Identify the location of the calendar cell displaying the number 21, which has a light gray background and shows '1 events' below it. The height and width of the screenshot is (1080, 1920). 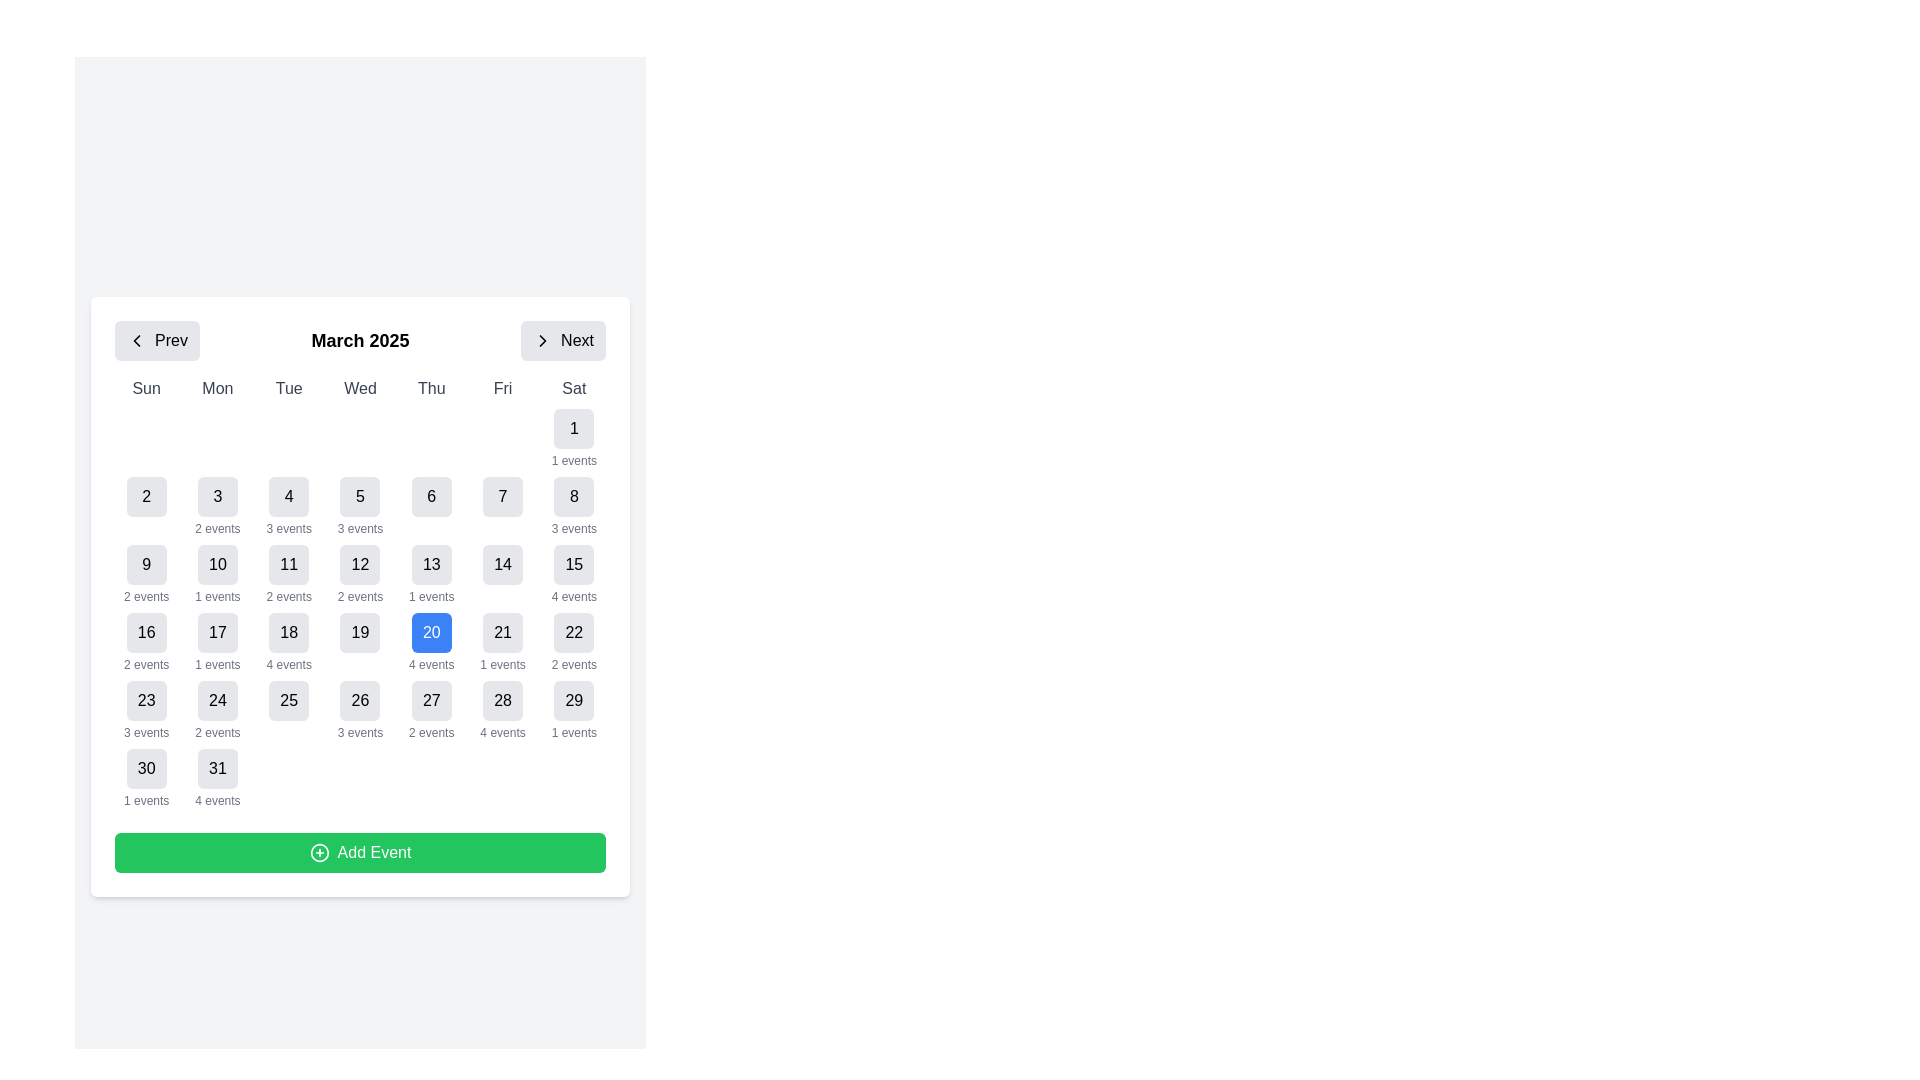
(503, 643).